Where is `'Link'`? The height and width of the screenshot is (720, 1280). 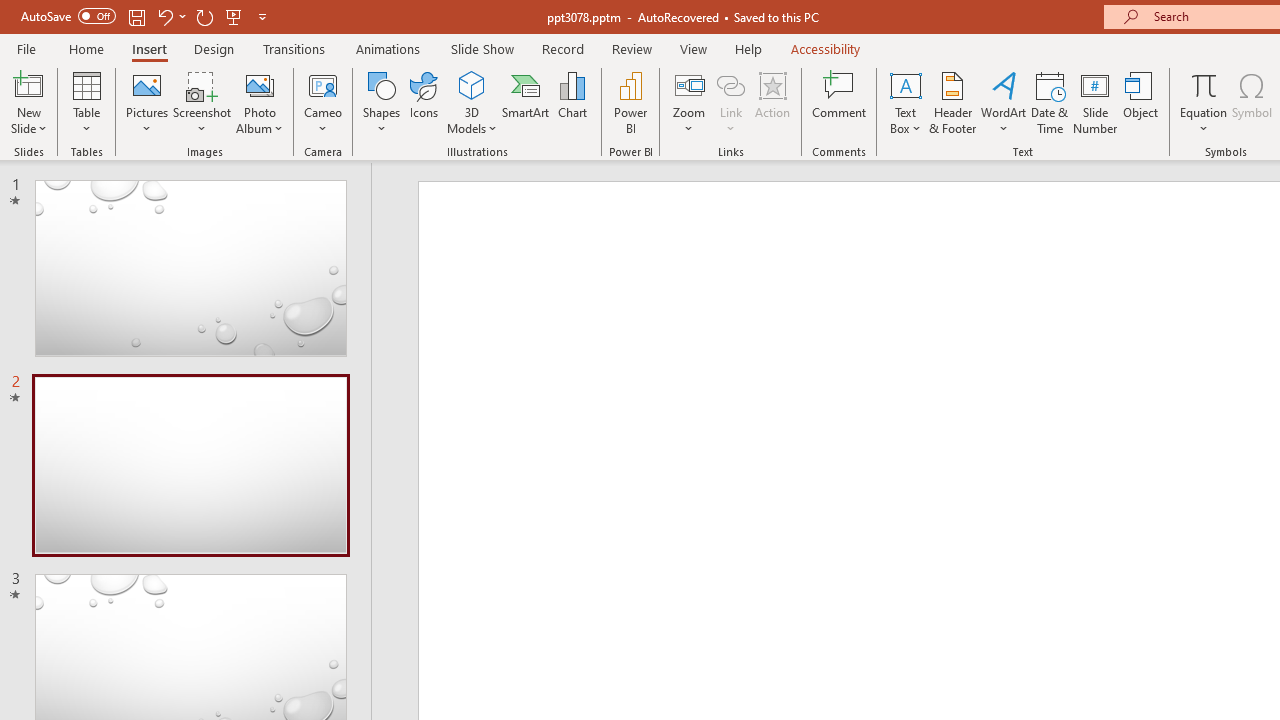
'Link' is located at coordinates (730, 84).